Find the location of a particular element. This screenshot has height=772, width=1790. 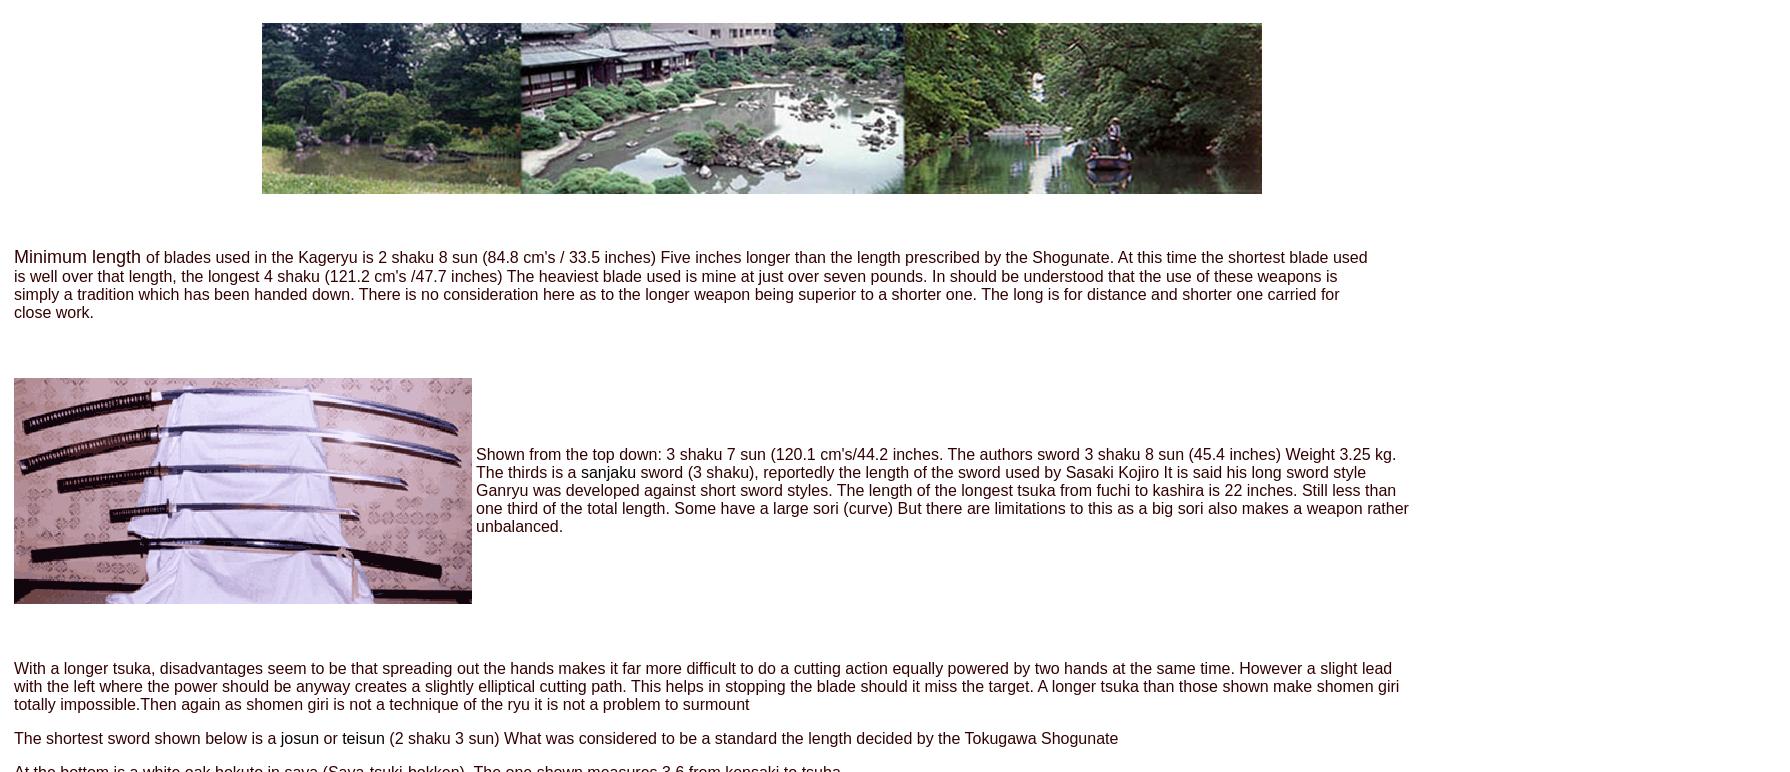

'Shown from the top down: 3 shaku 7 sun (120.1 cm's/44.2 inches. The authors sword 3 shaku 8 sun (45.4 inches) Weight 3.25 kg' is located at coordinates (933, 453).